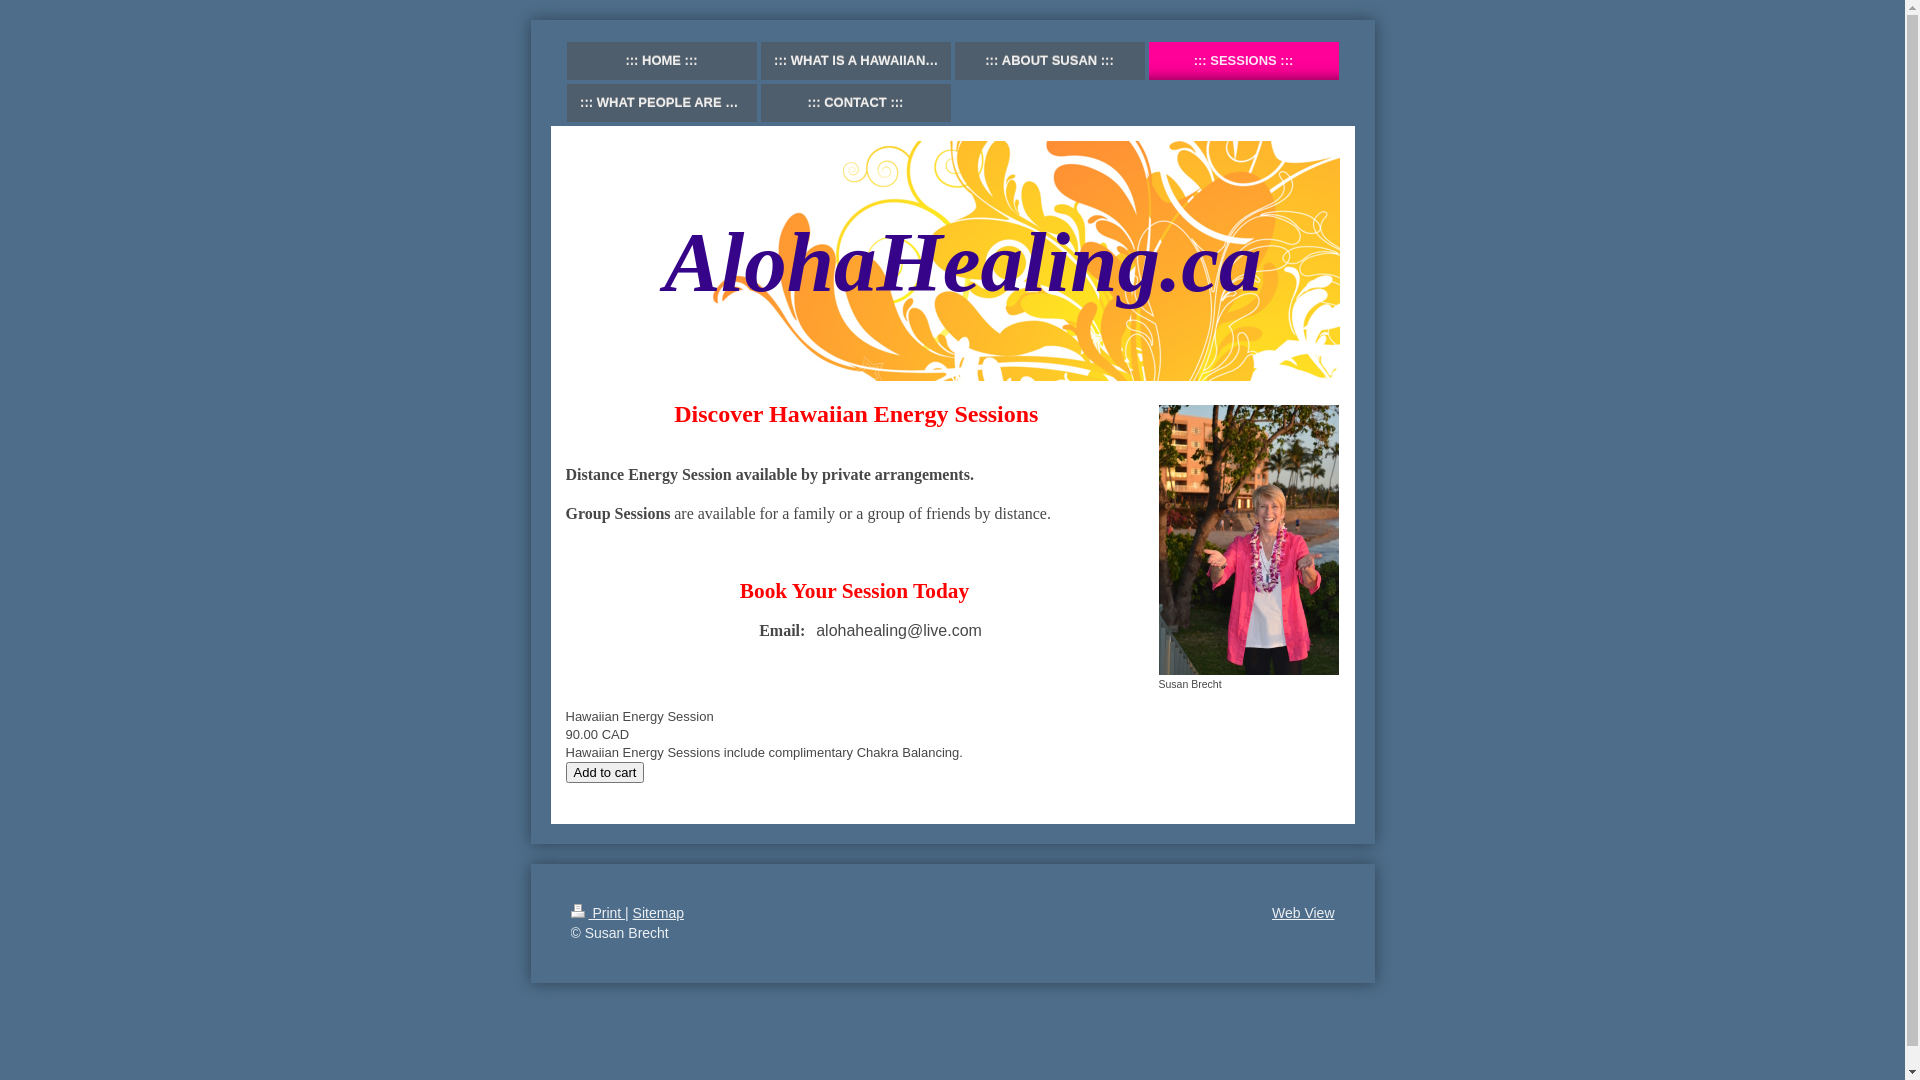 The height and width of the screenshot is (1080, 1920). I want to click on 'Susan Brecht', so click(1247, 547).